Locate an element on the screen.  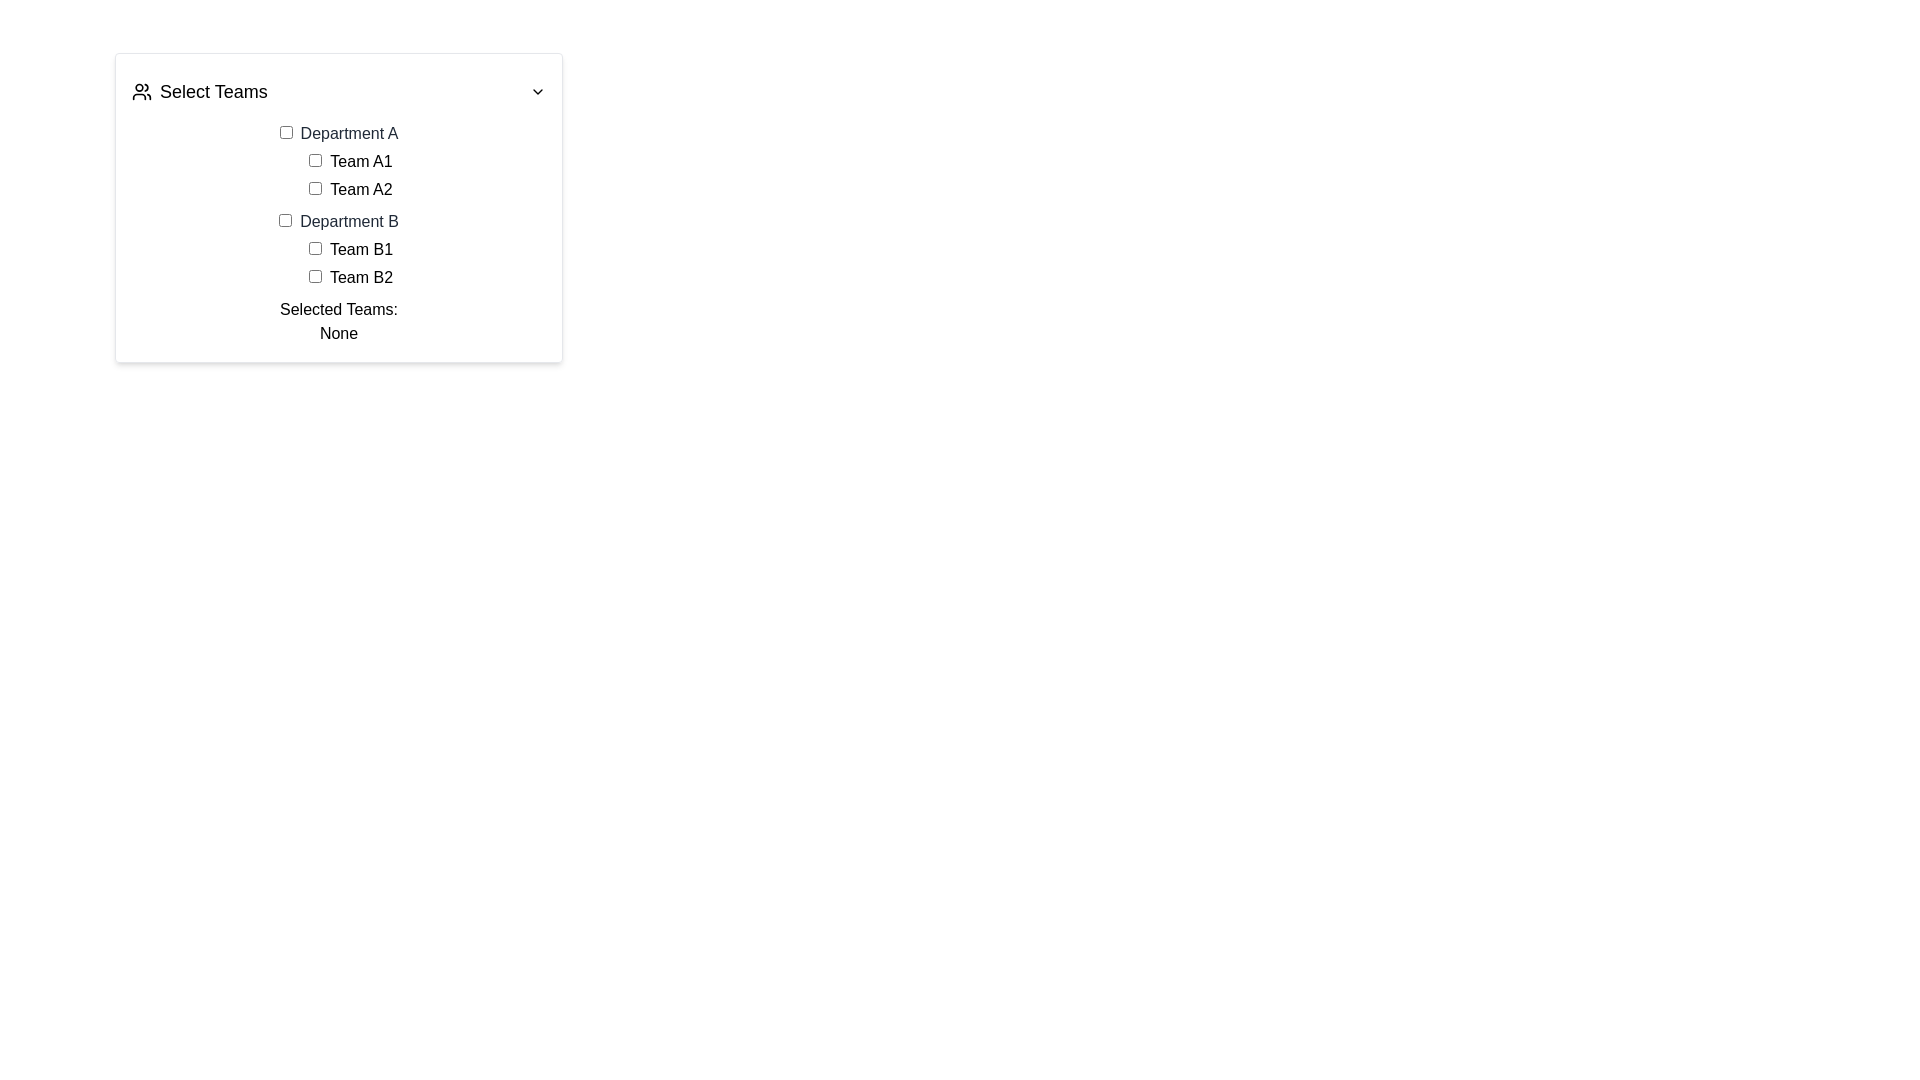
the downward-facing chevron icon located at the far right of the 'Select Teams' dropdown header is located at coordinates (537, 92).